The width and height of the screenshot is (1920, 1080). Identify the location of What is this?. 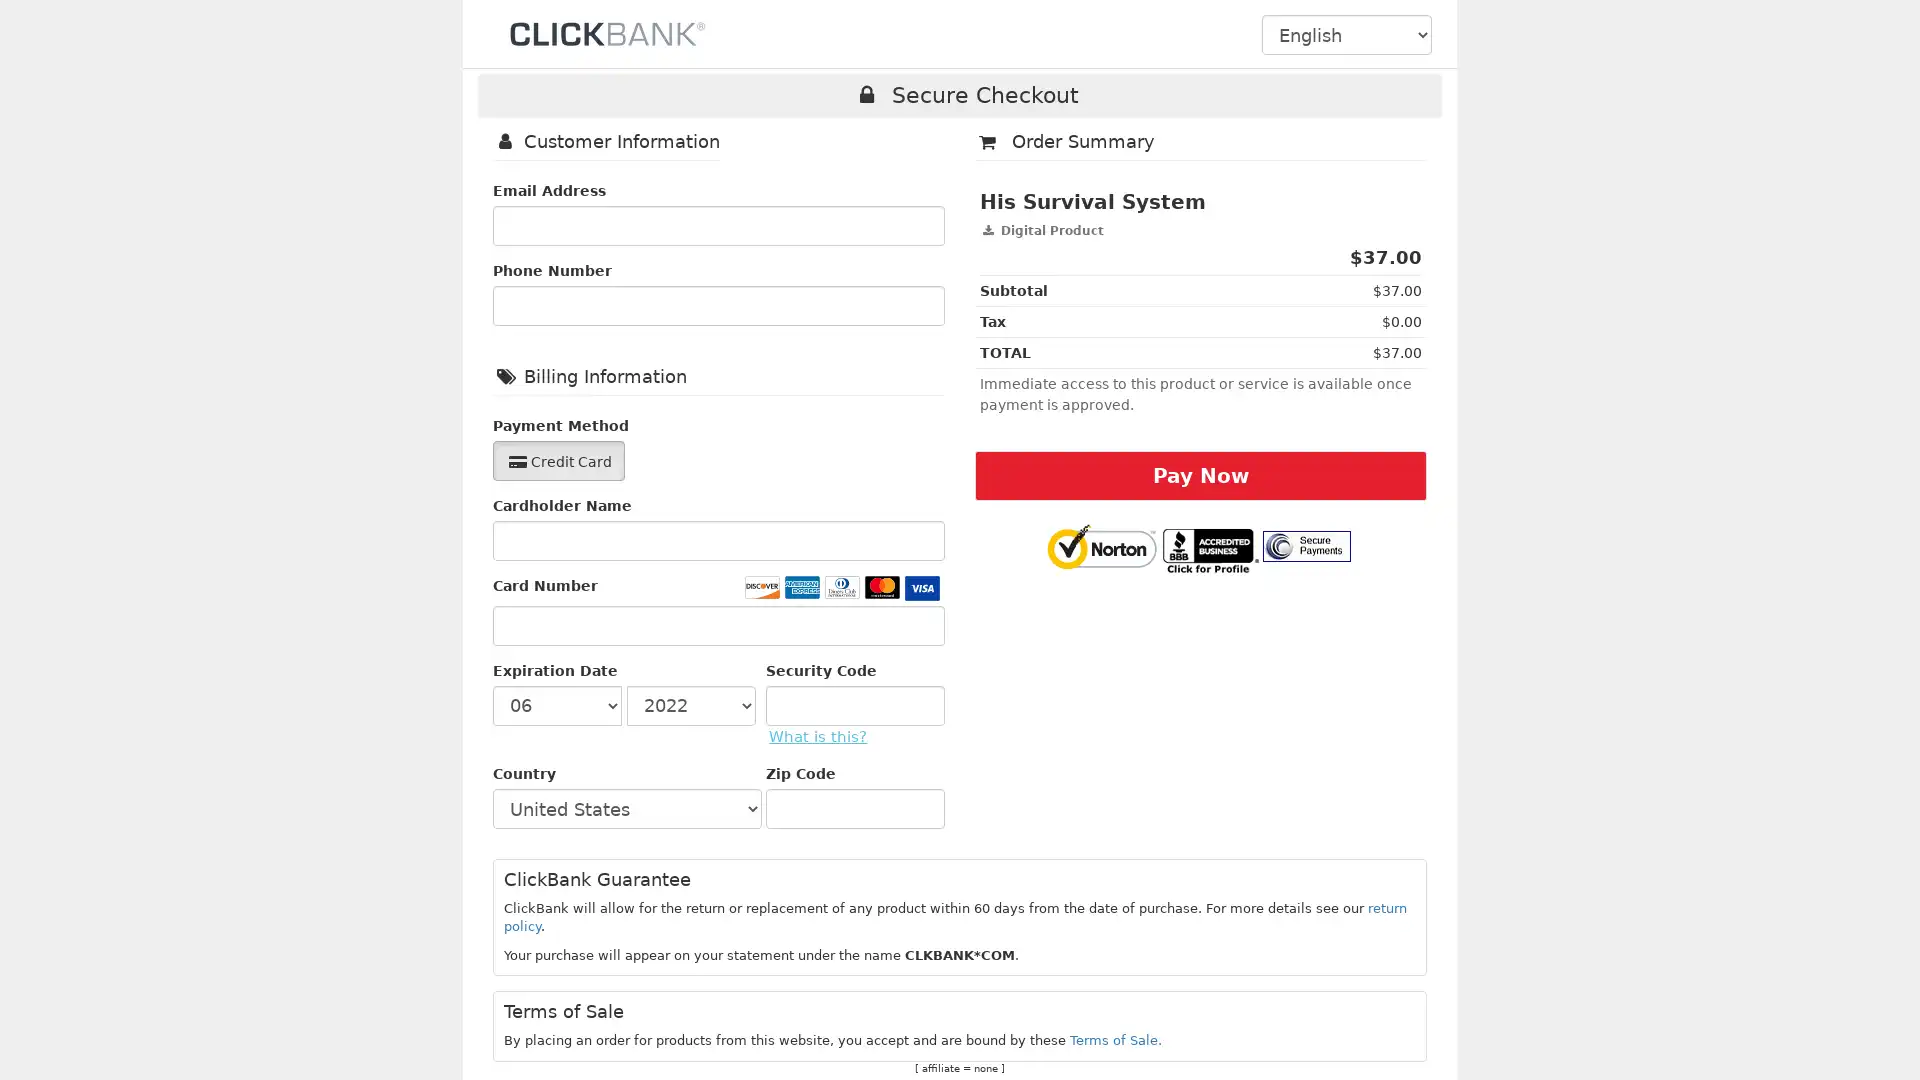
(817, 736).